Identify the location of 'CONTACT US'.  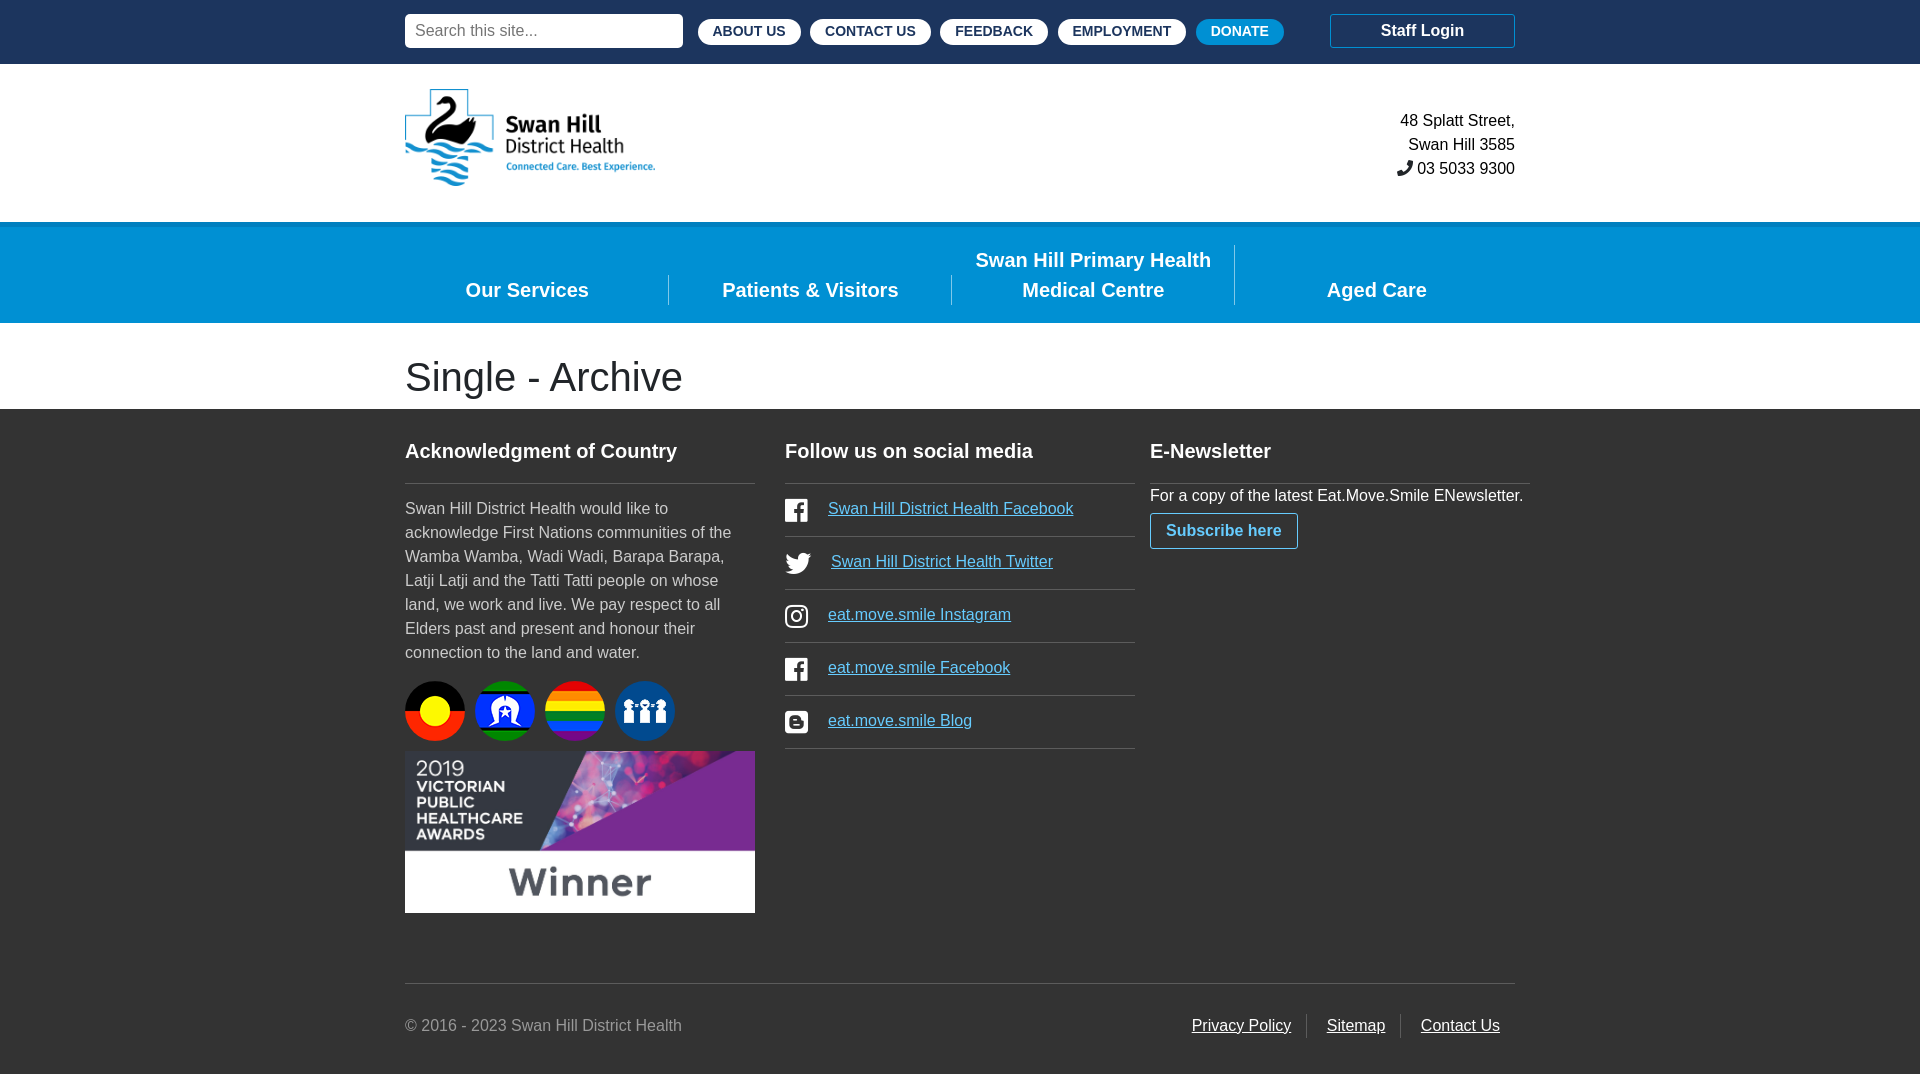
(810, 31).